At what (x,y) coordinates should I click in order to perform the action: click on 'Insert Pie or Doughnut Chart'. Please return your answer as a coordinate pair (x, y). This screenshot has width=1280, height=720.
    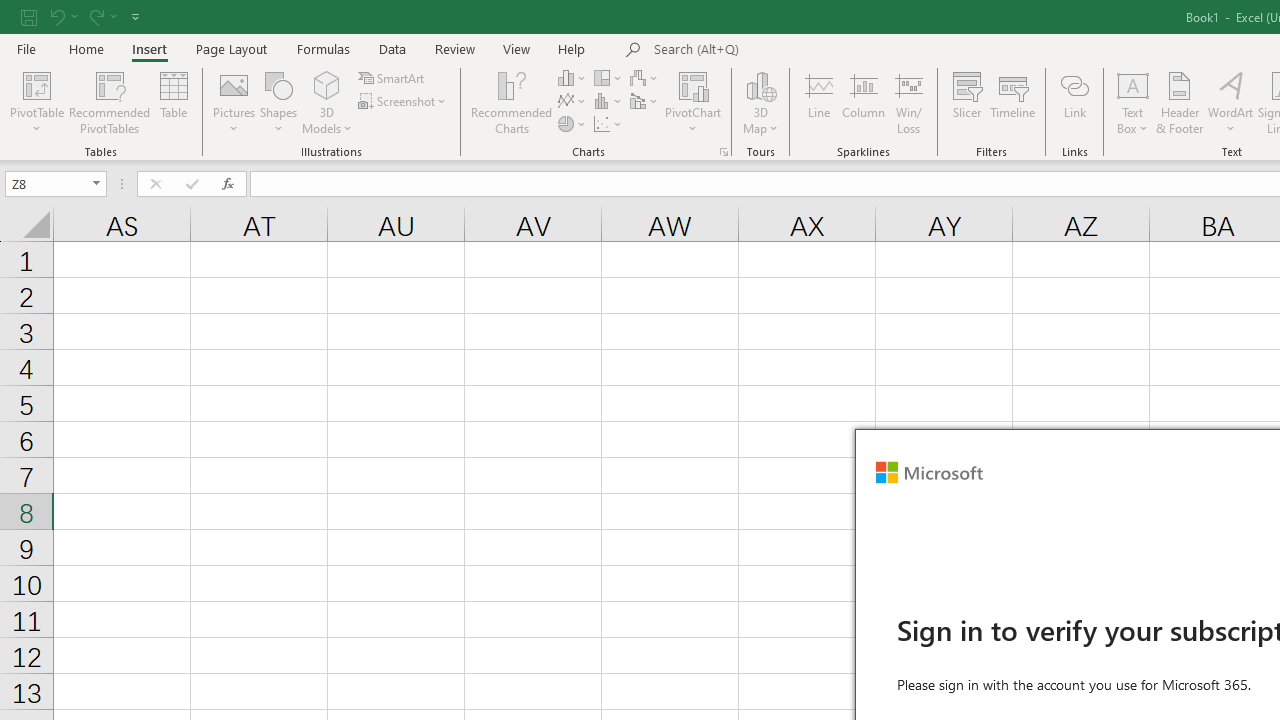
    Looking at the image, I should click on (572, 124).